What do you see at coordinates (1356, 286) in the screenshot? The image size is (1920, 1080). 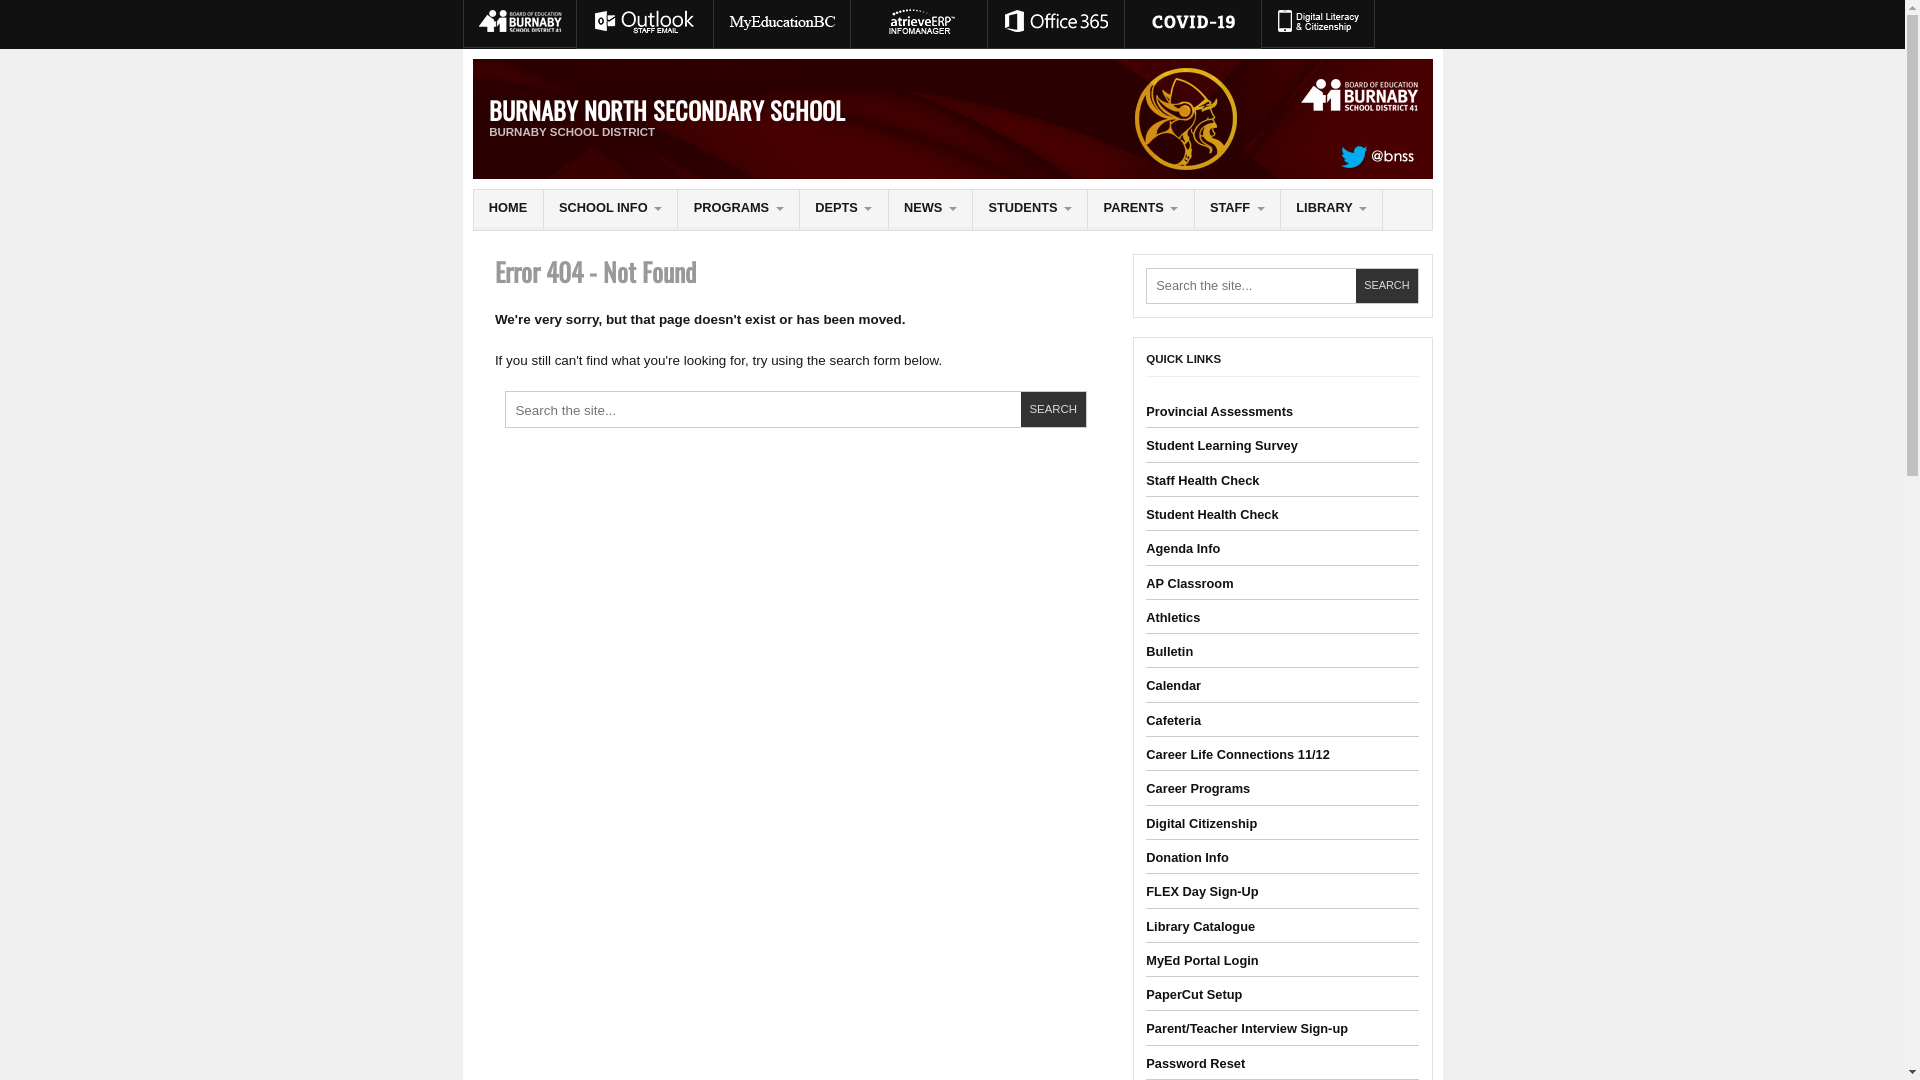 I see `'Search'` at bounding box center [1356, 286].